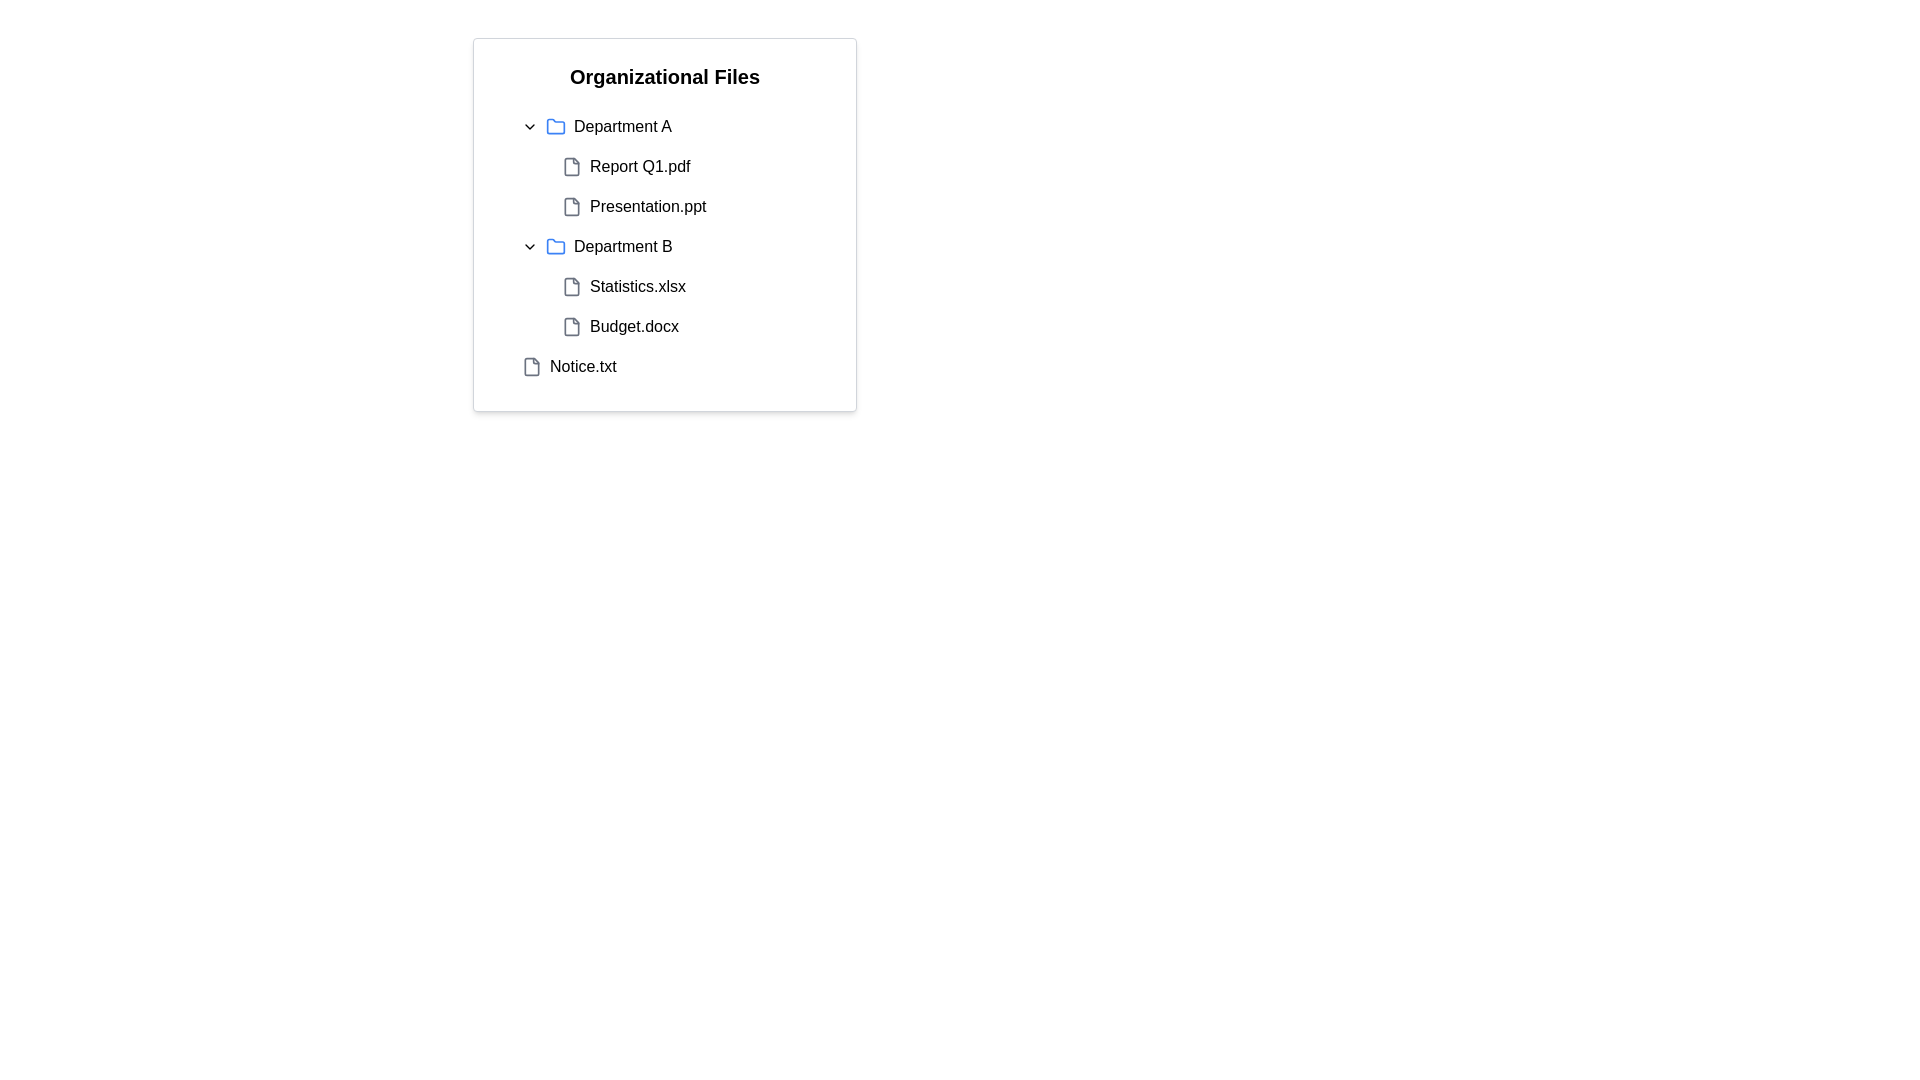  Describe the element at coordinates (648, 207) in the screenshot. I see `the Text label representing the file 'Presentation.ppt', which is the second item under the 'Department A' section of the hierarchical list` at that location.